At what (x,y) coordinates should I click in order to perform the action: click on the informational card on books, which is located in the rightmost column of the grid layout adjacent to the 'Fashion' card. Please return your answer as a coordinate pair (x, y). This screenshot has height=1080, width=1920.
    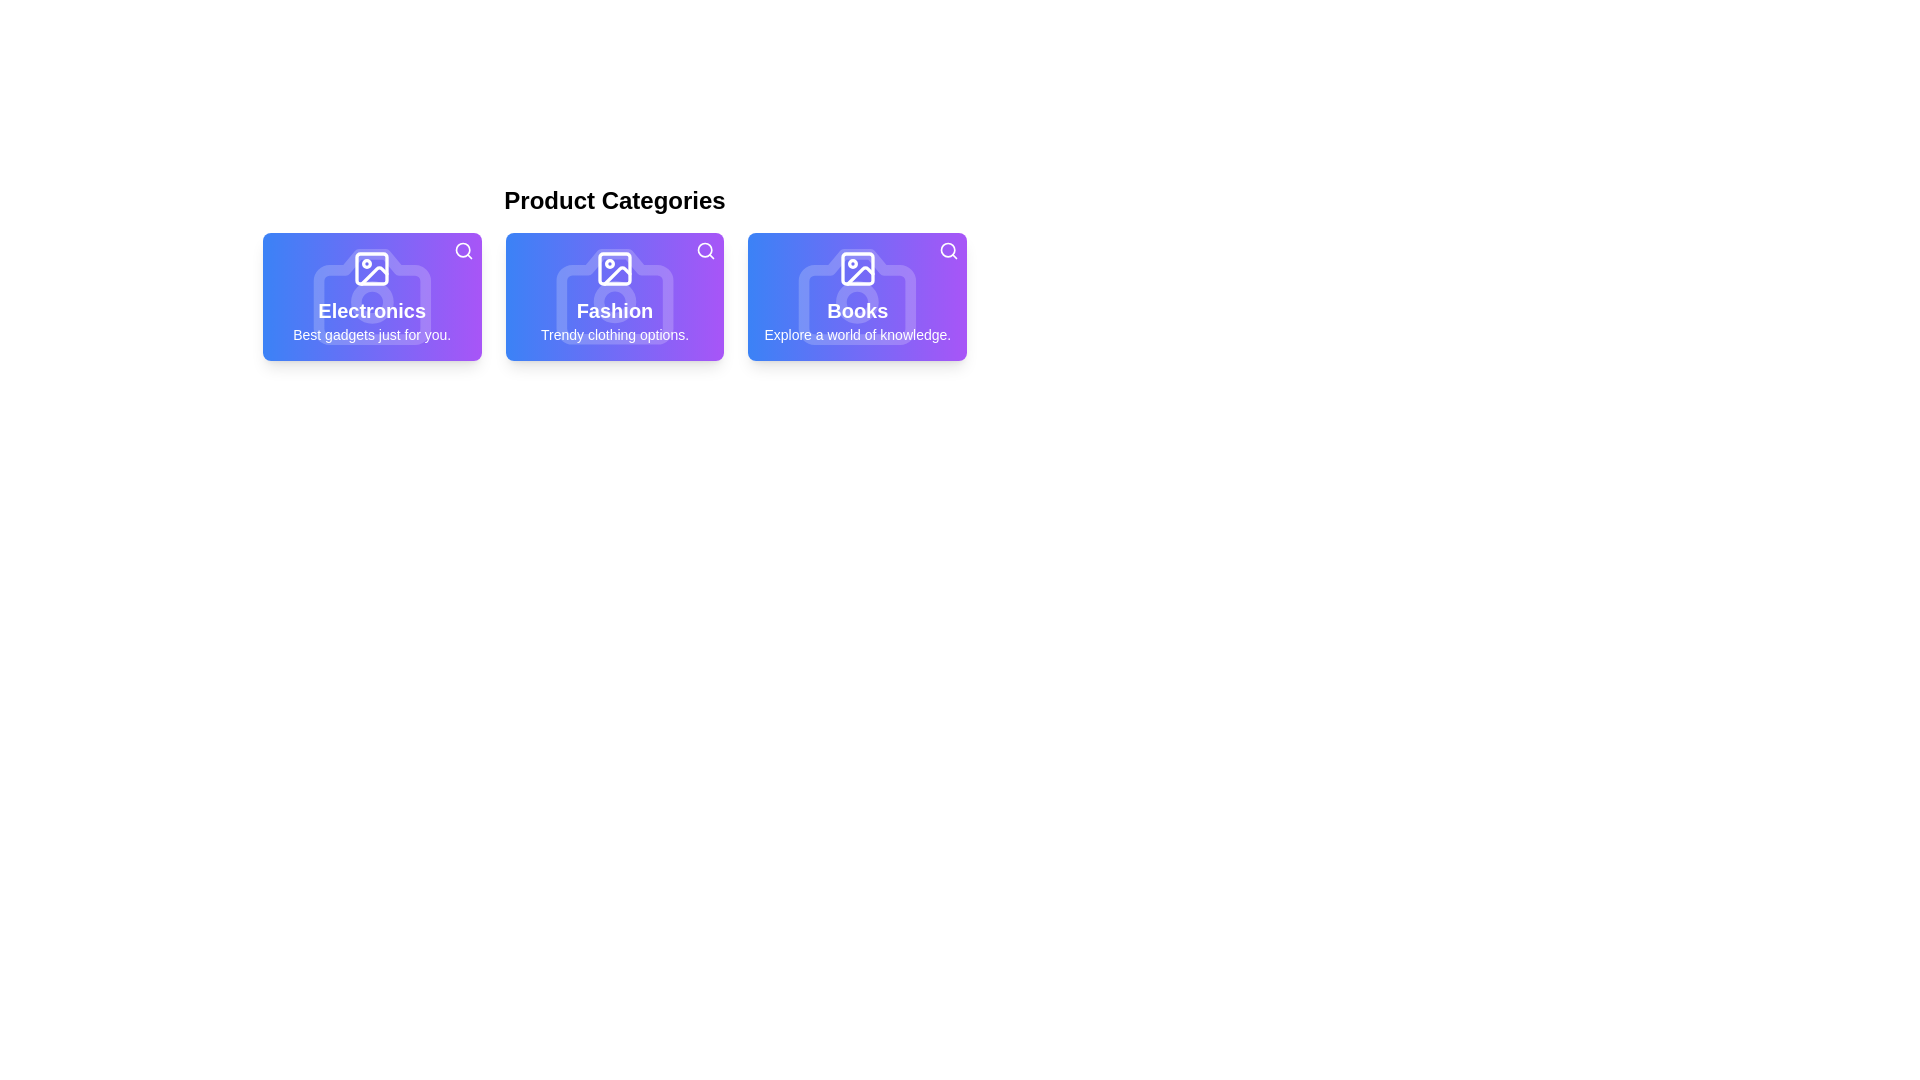
    Looking at the image, I should click on (857, 297).